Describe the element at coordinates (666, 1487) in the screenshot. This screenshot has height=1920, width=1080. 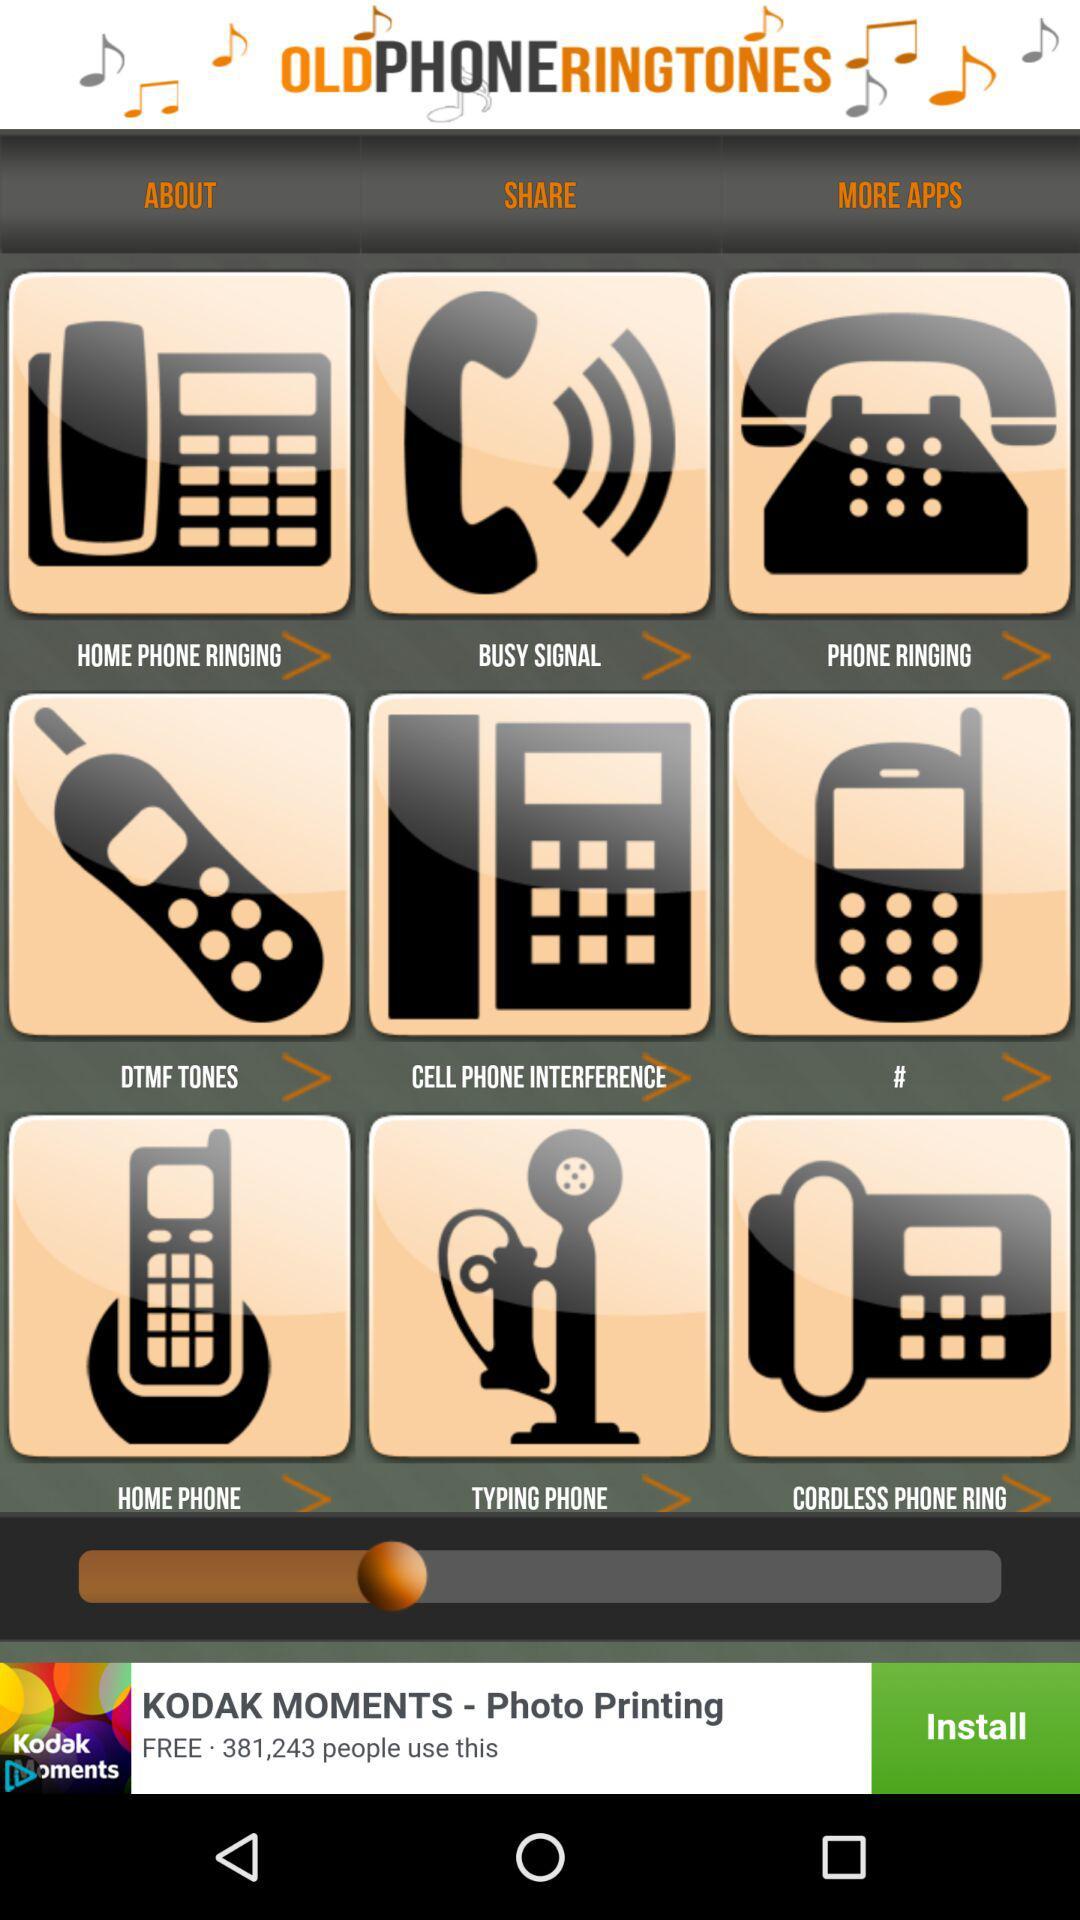
I see `the icon arrow` at that location.